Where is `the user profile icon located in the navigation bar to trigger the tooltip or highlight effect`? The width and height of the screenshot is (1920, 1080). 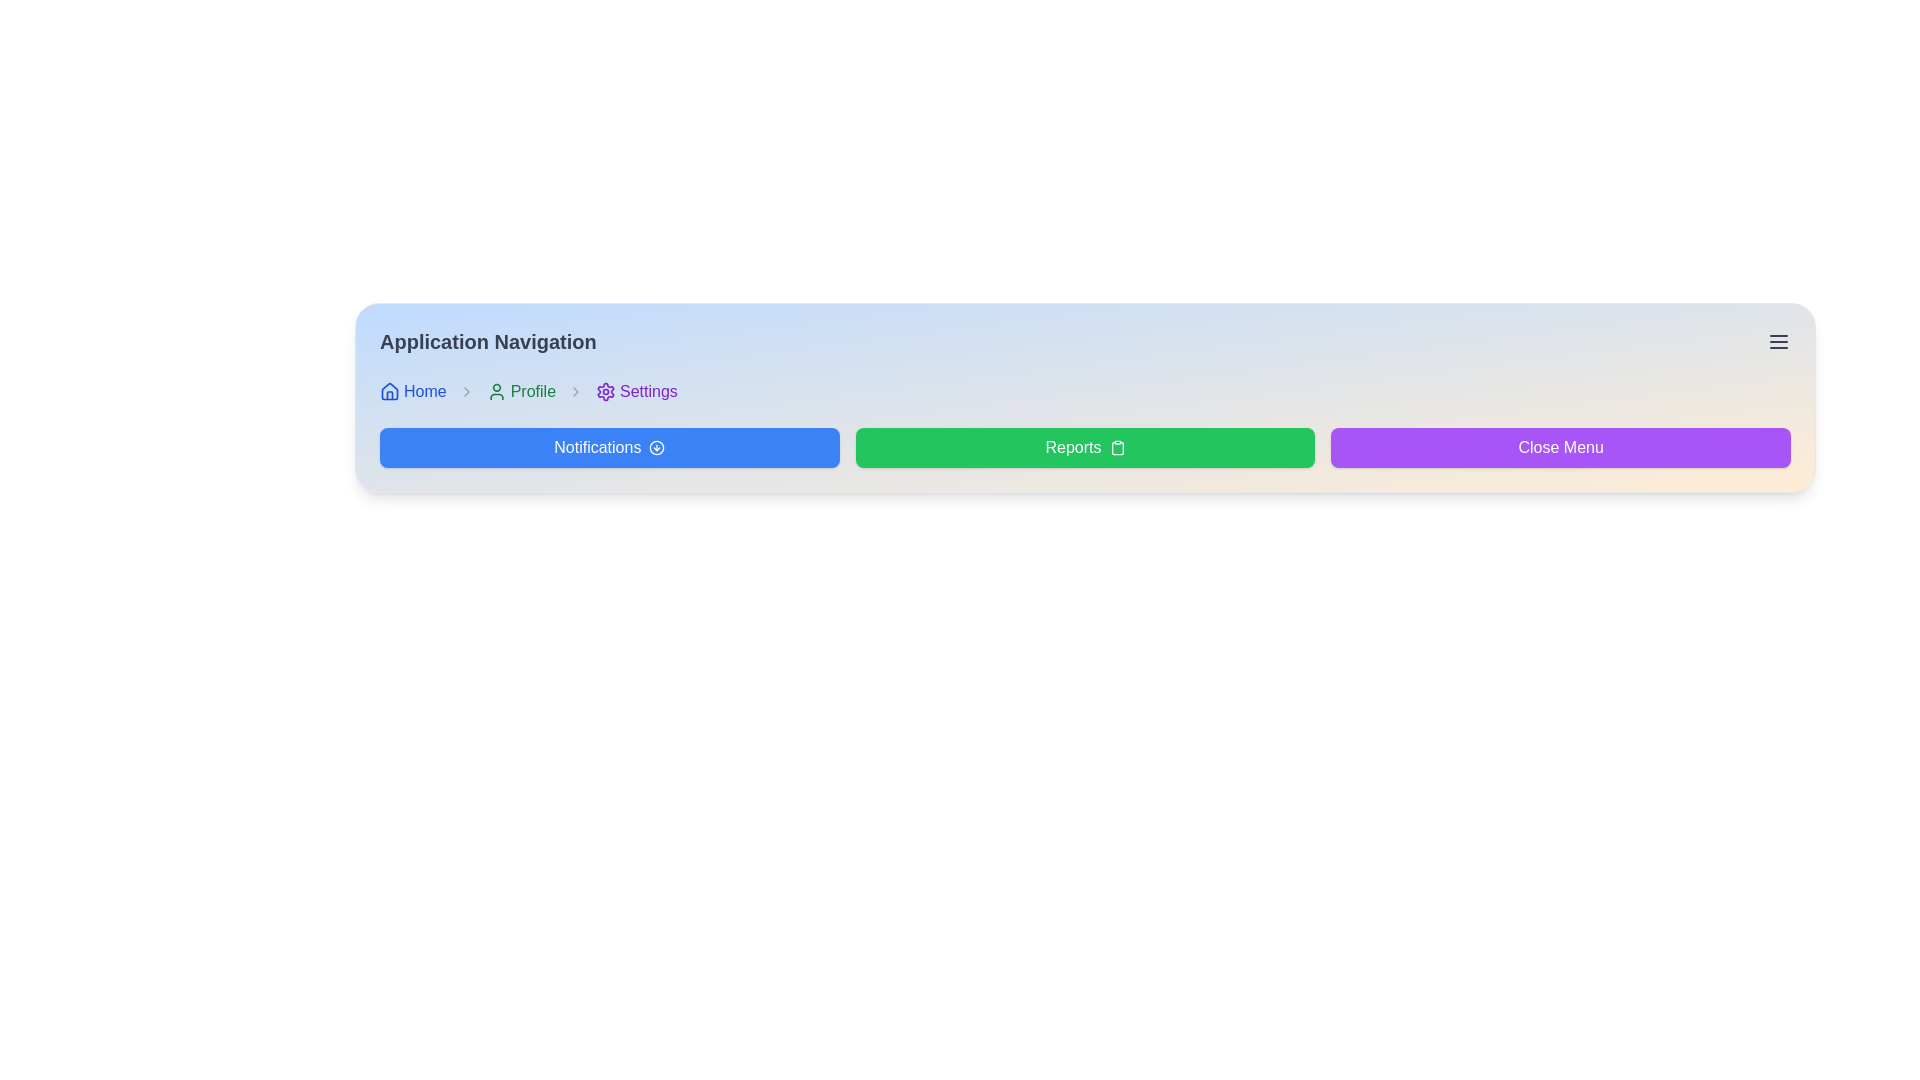
the user profile icon located in the navigation bar to trigger the tooltip or highlight effect is located at coordinates (496, 392).